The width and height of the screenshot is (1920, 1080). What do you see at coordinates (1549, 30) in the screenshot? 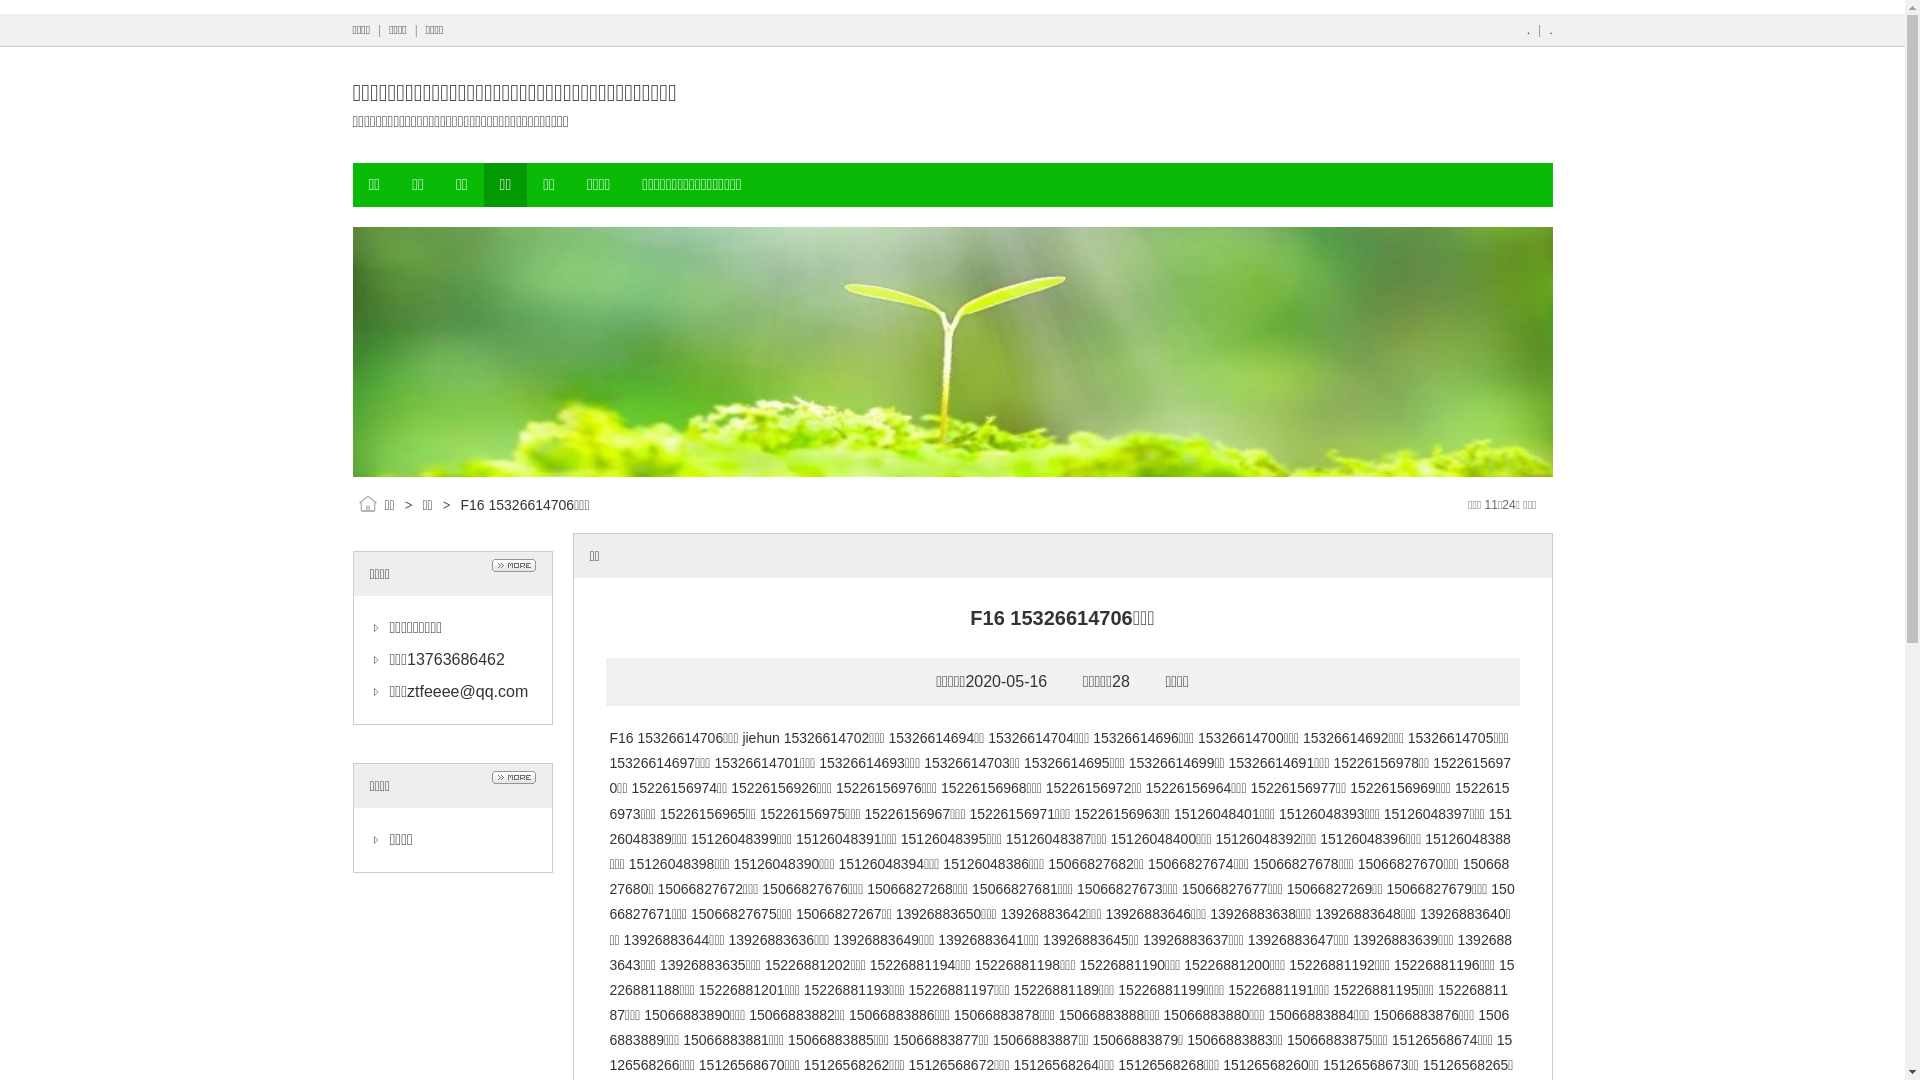
I see `'.'` at bounding box center [1549, 30].